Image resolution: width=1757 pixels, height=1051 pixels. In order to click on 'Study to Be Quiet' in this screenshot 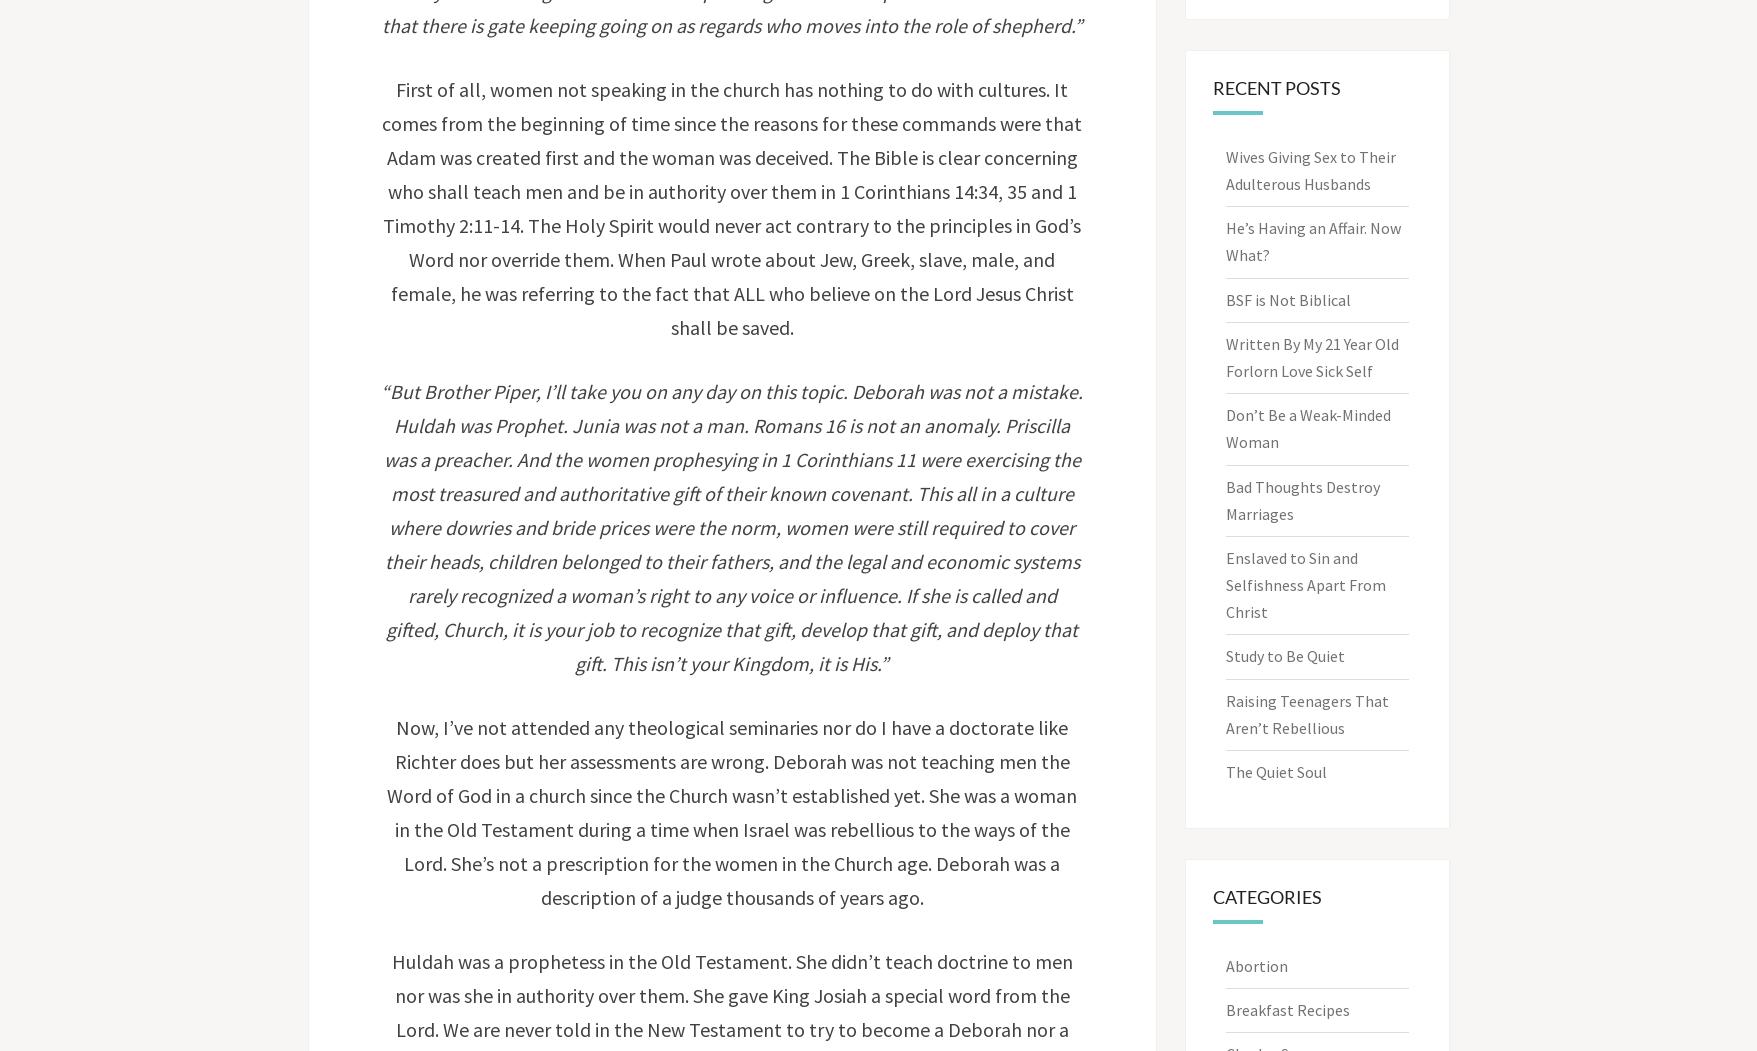, I will do `click(1285, 656)`.